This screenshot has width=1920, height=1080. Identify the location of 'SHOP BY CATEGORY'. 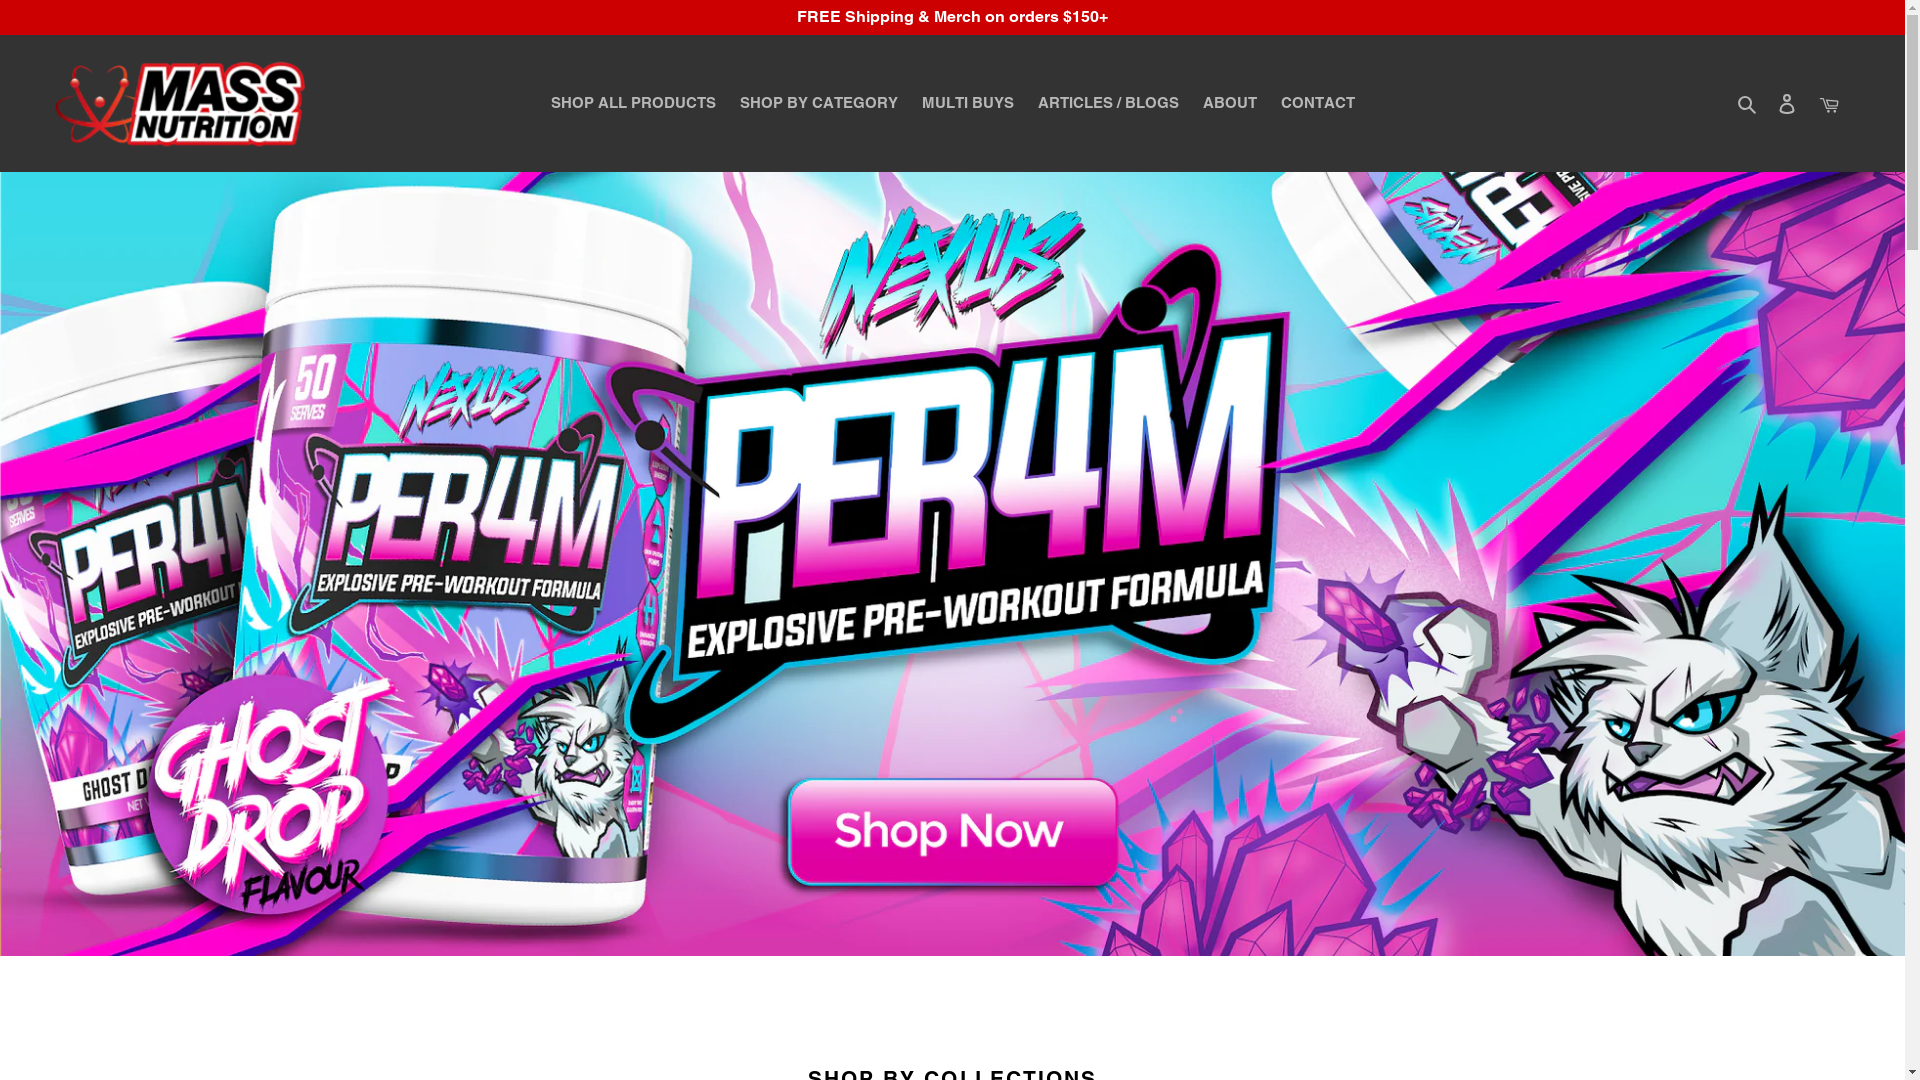
(819, 103).